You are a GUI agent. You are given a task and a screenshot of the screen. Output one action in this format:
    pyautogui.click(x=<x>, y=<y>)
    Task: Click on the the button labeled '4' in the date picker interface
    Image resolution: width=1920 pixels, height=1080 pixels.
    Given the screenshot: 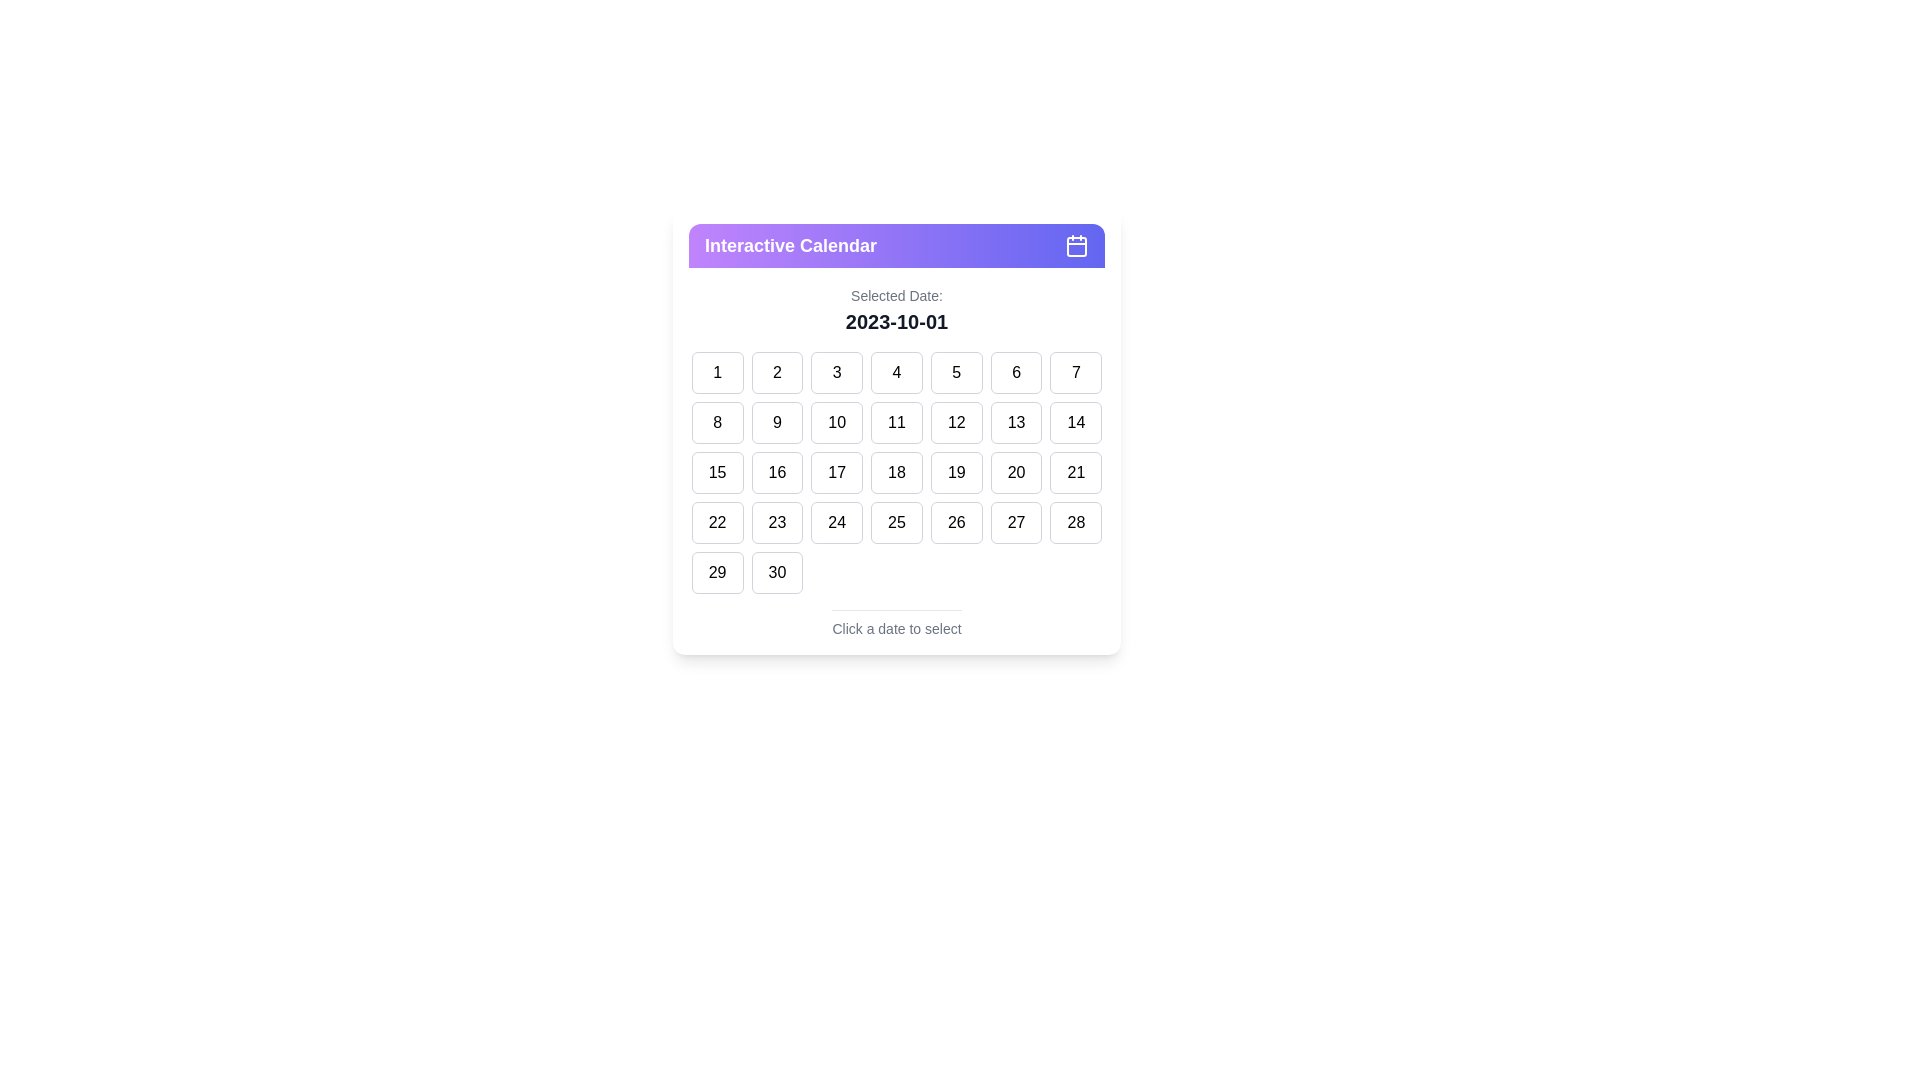 What is the action you would take?
    pyautogui.click(x=896, y=373)
    